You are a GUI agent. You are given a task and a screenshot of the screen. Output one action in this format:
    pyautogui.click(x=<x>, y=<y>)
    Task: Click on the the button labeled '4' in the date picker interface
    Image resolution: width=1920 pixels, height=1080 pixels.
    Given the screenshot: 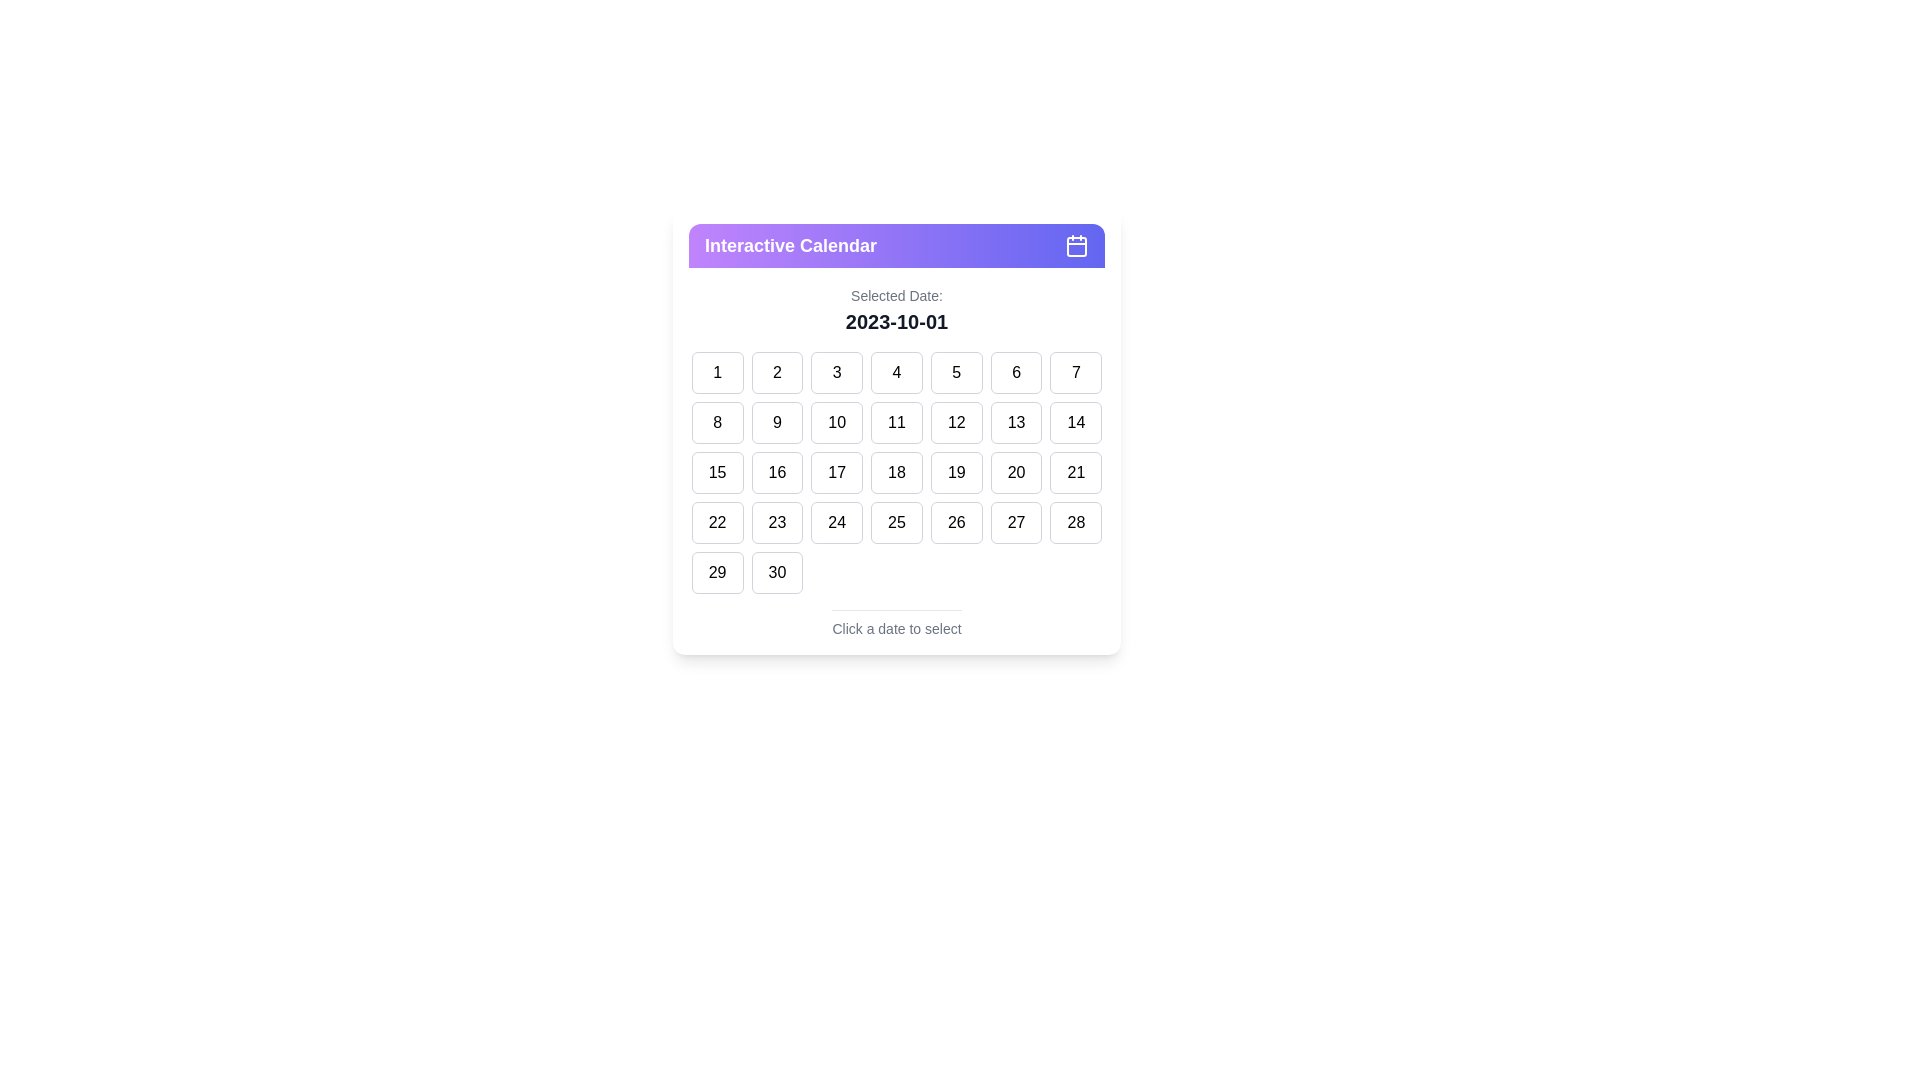 What is the action you would take?
    pyautogui.click(x=896, y=373)
    